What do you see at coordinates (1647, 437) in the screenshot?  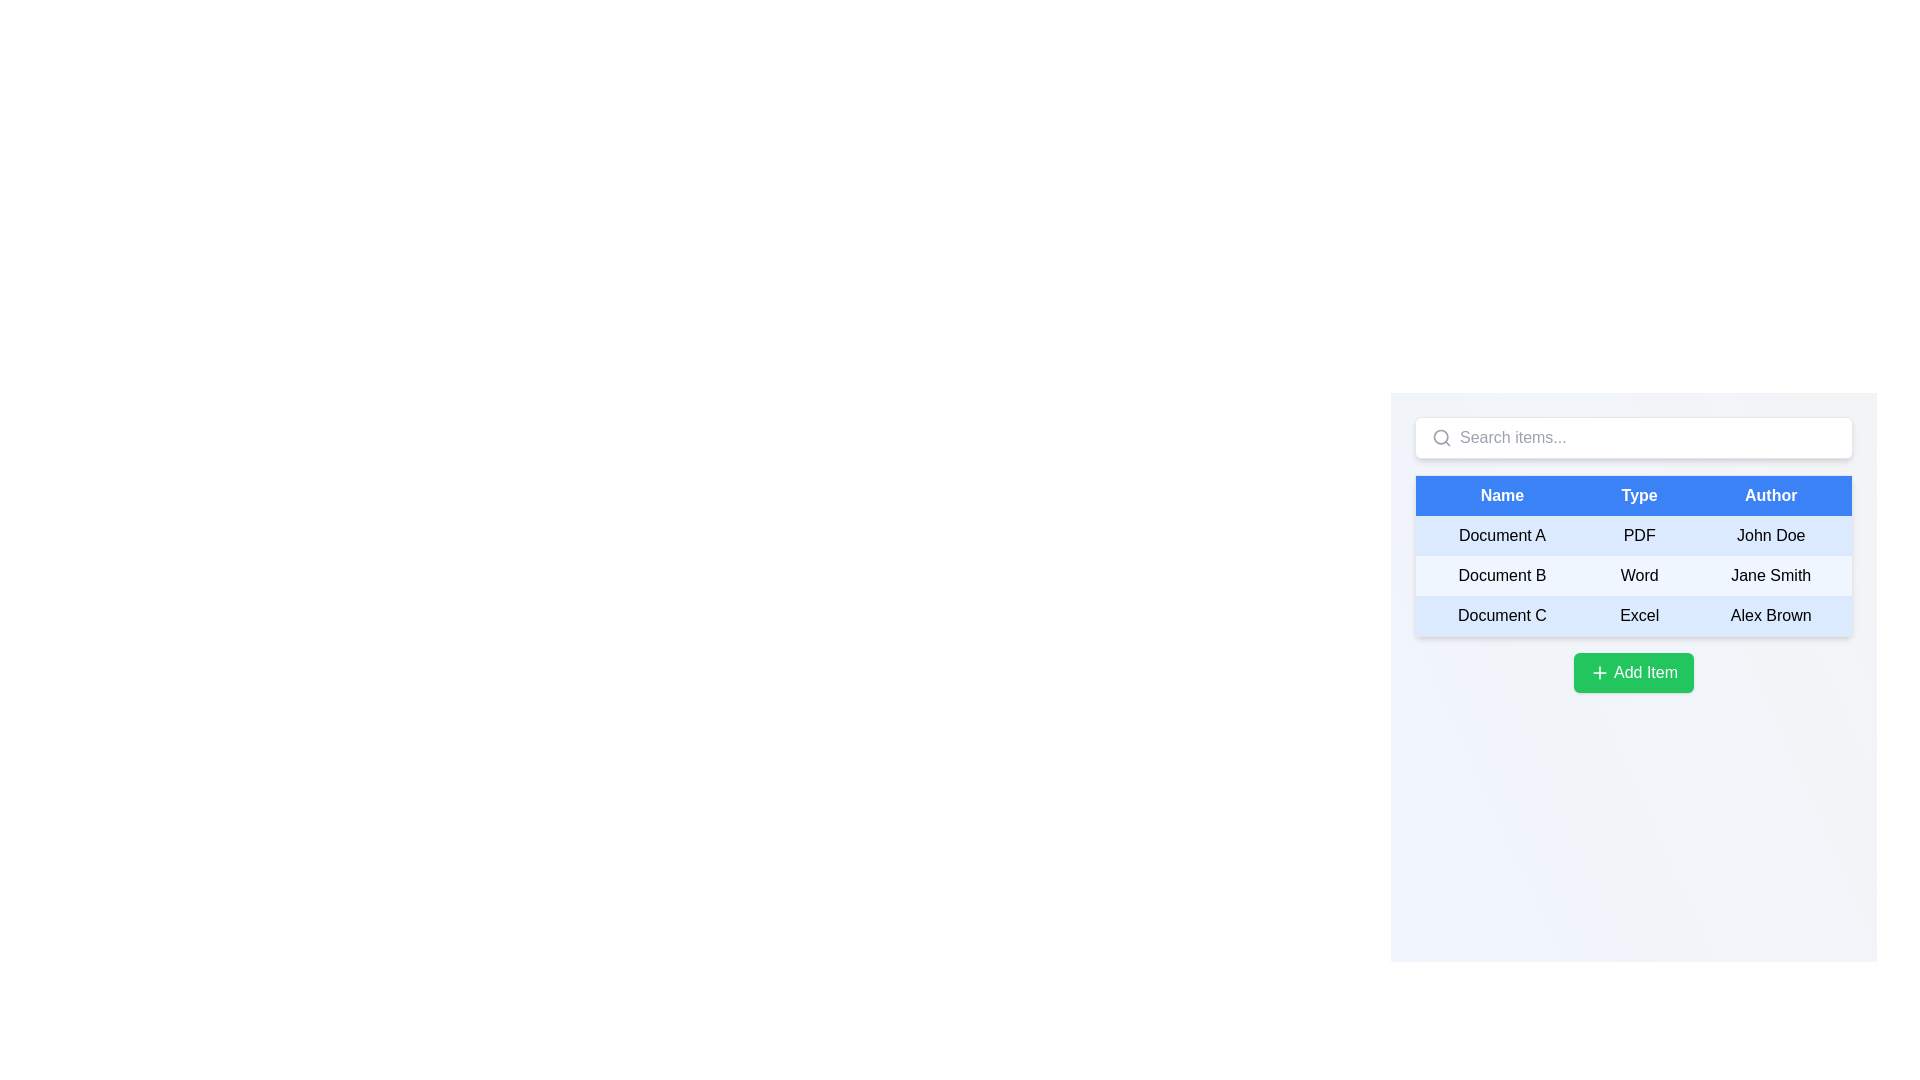 I see `the search bar input located in the top-left quadrant of the panel to focus on it` at bounding box center [1647, 437].